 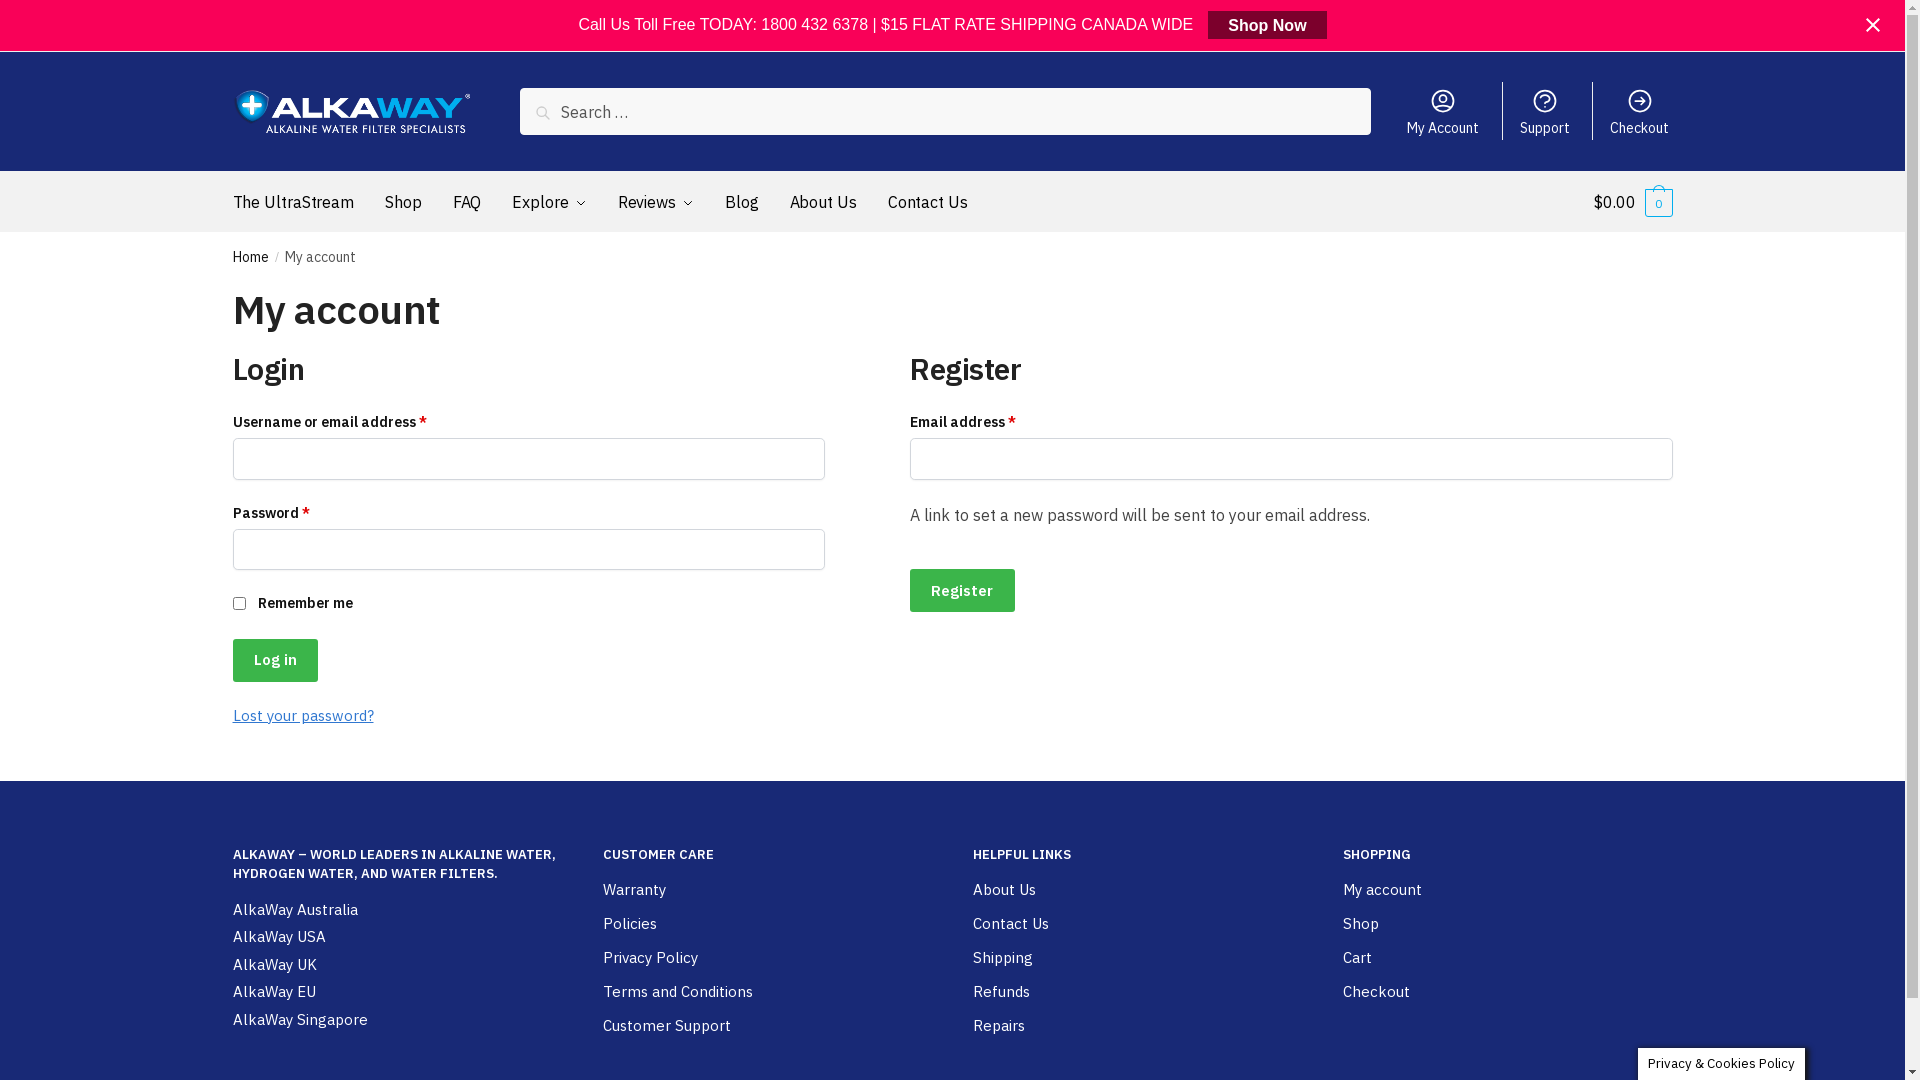 What do you see at coordinates (961, 589) in the screenshot?
I see `'Register'` at bounding box center [961, 589].